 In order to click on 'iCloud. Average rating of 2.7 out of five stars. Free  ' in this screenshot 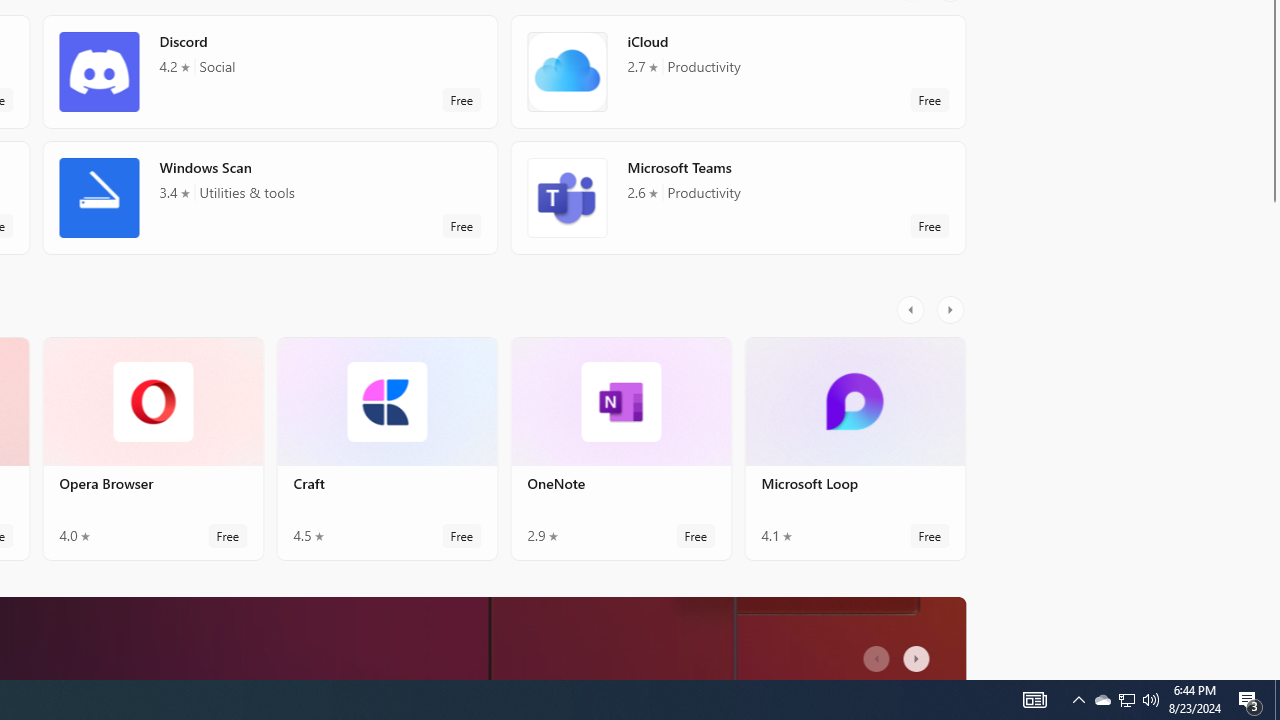, I will do `click(736, 78)`.